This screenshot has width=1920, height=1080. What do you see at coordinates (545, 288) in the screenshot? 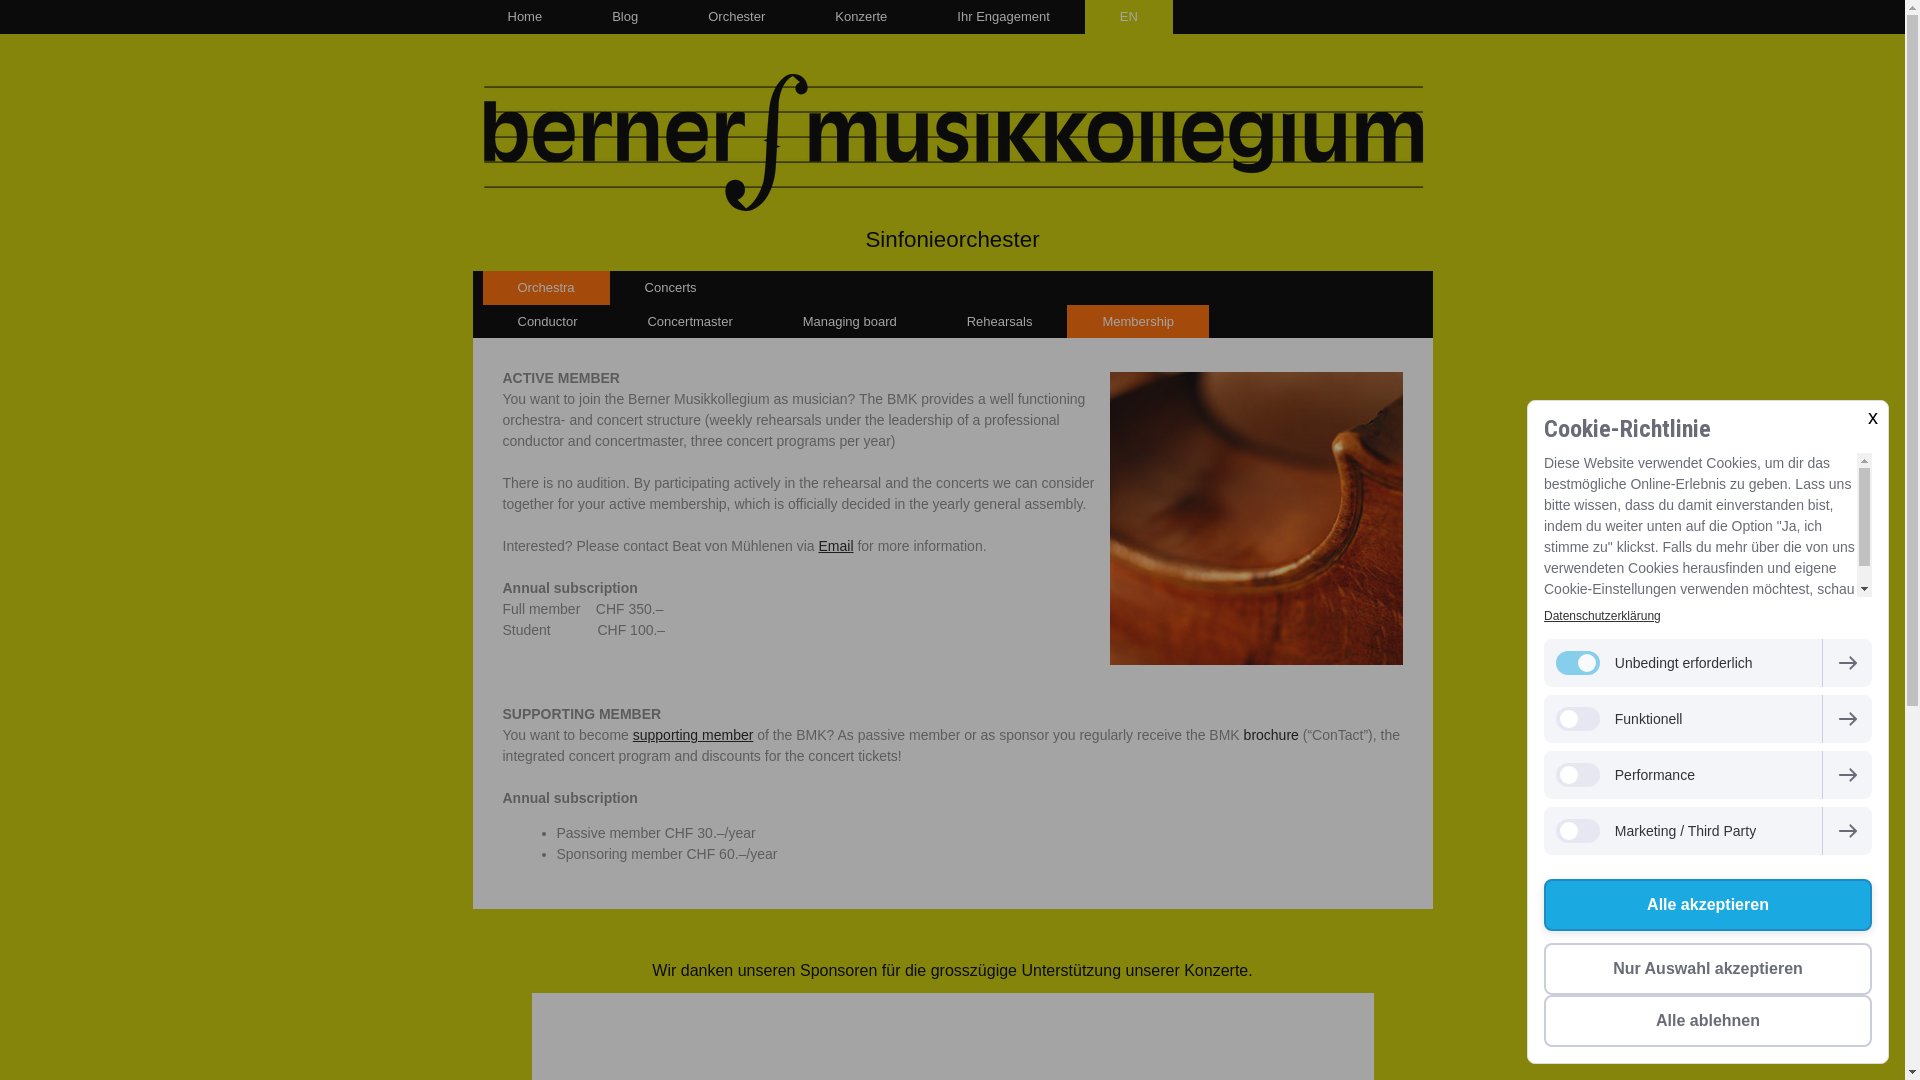
I see `'Orchestra'` at bounding box center [545, 288].